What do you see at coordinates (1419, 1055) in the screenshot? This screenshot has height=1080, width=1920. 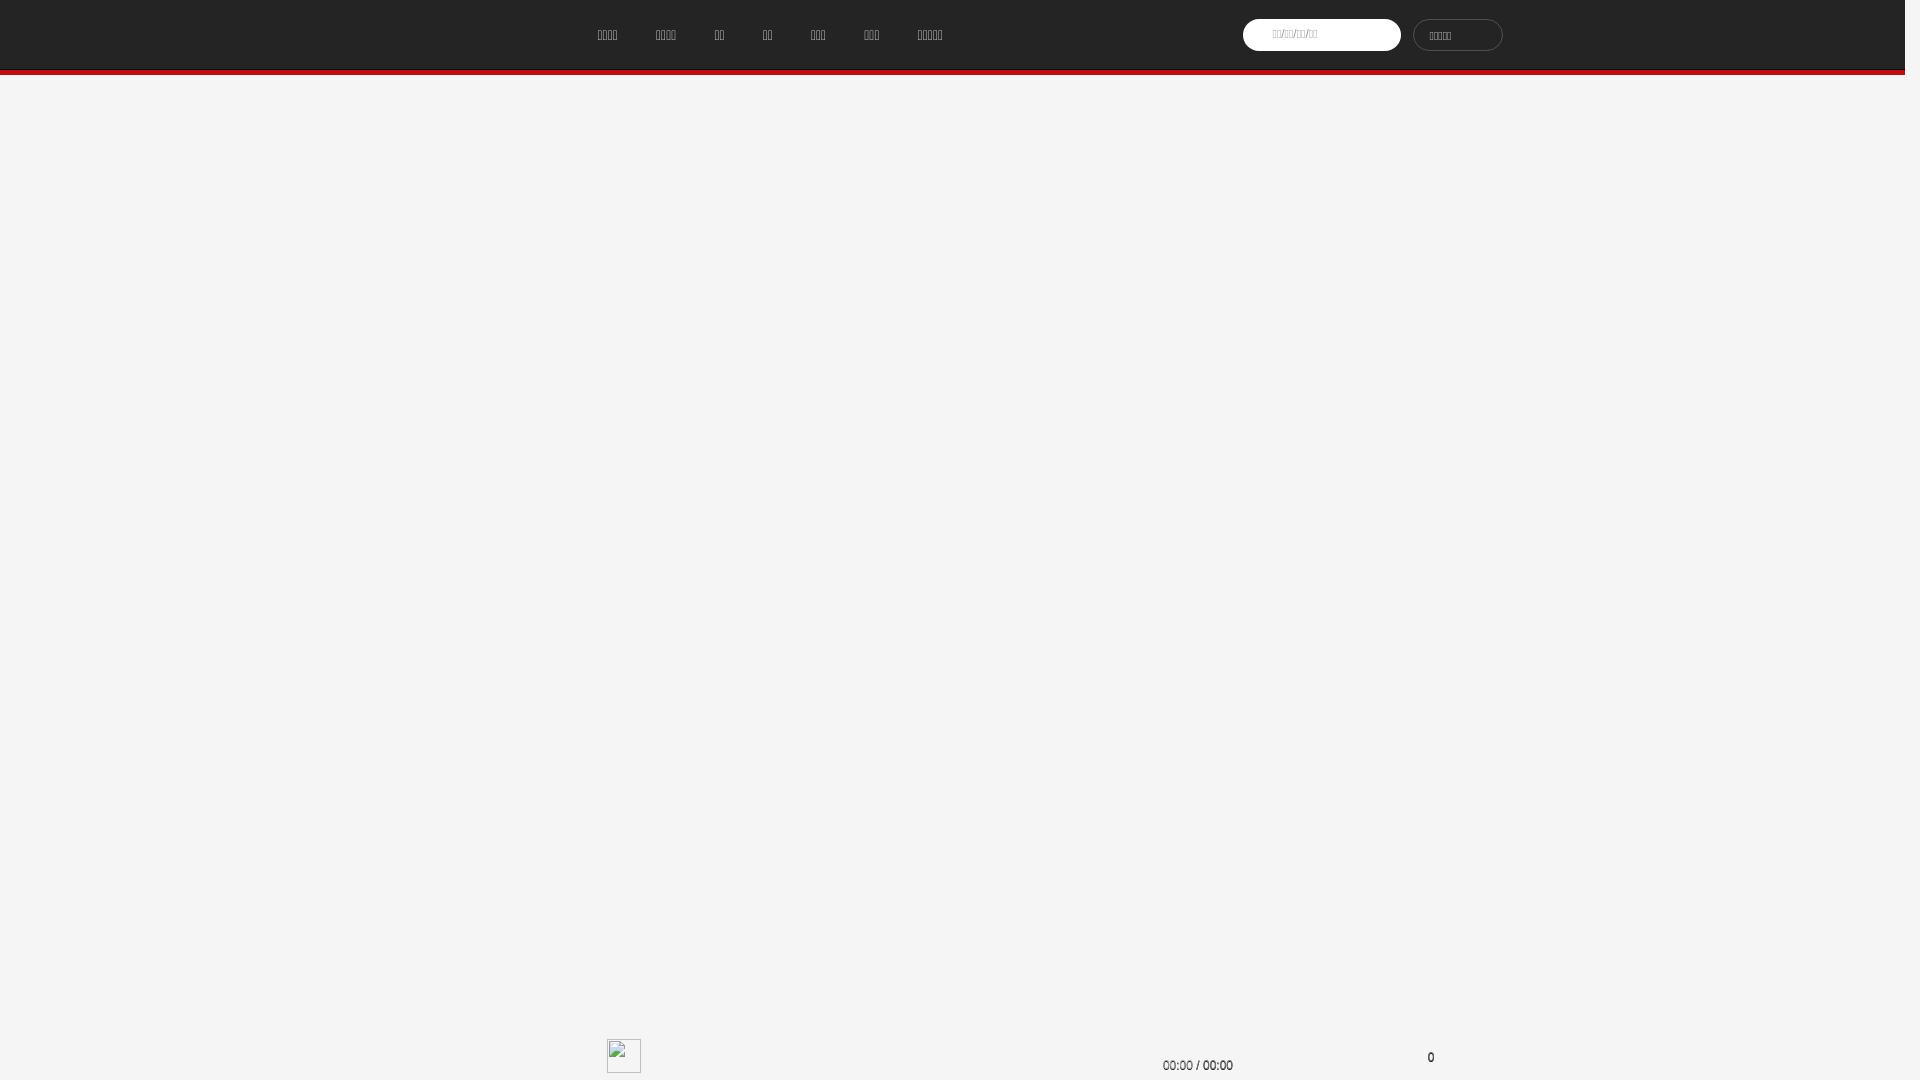 I see `'0'` at bounding box center [1419, 1055].